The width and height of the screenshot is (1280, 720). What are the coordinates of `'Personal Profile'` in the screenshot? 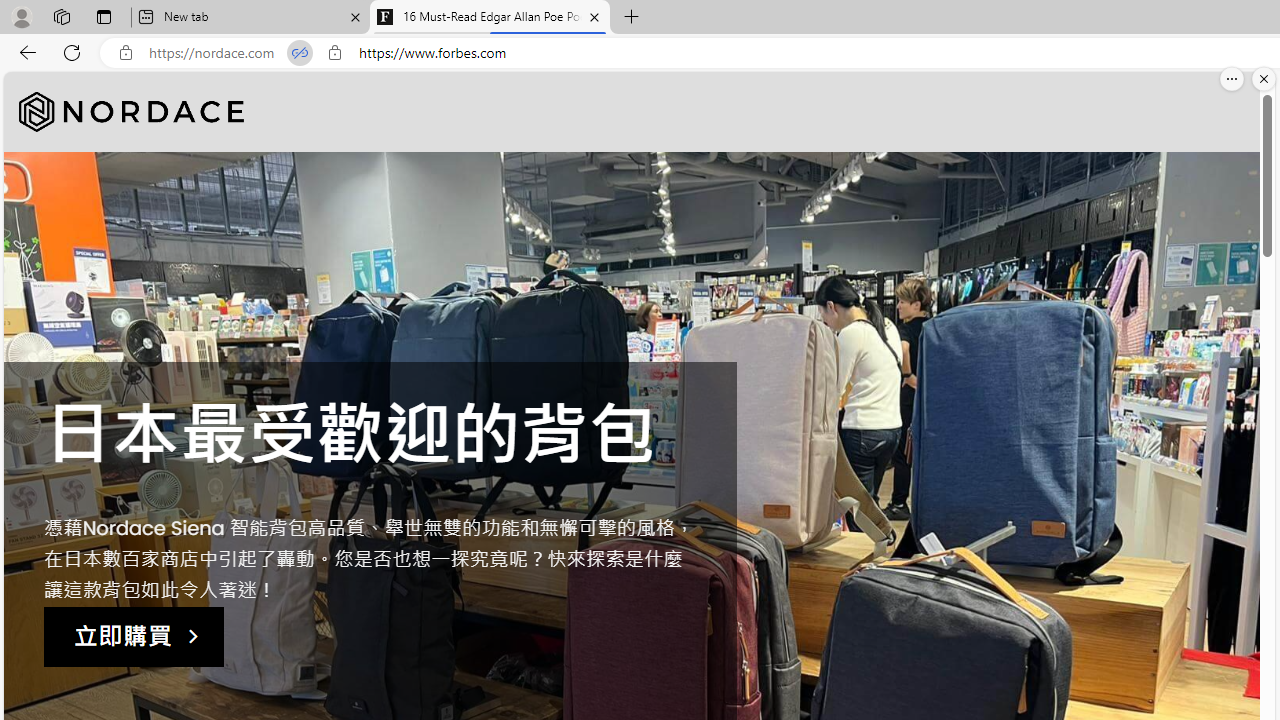 It's located at (21, 16).